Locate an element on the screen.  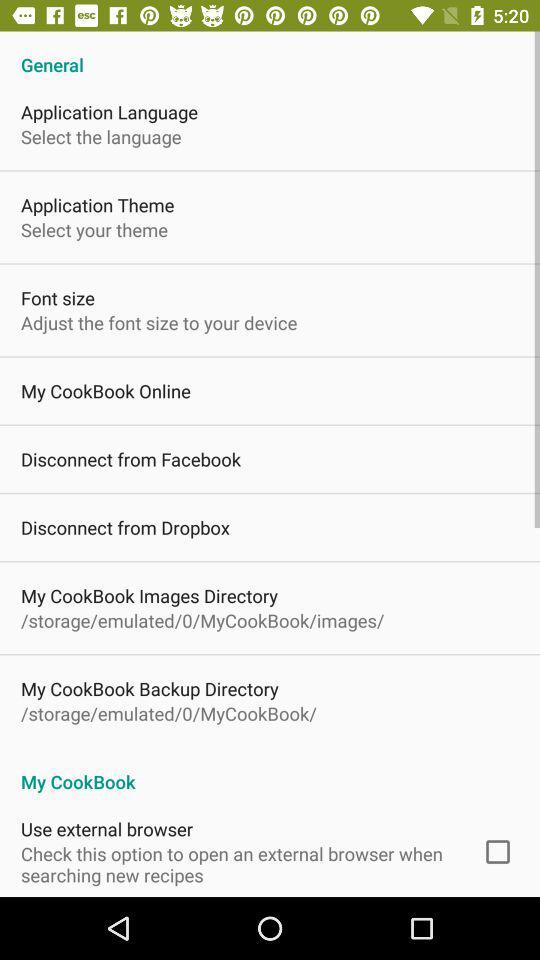
adjust the font icon is located at coordinates (158, 322).